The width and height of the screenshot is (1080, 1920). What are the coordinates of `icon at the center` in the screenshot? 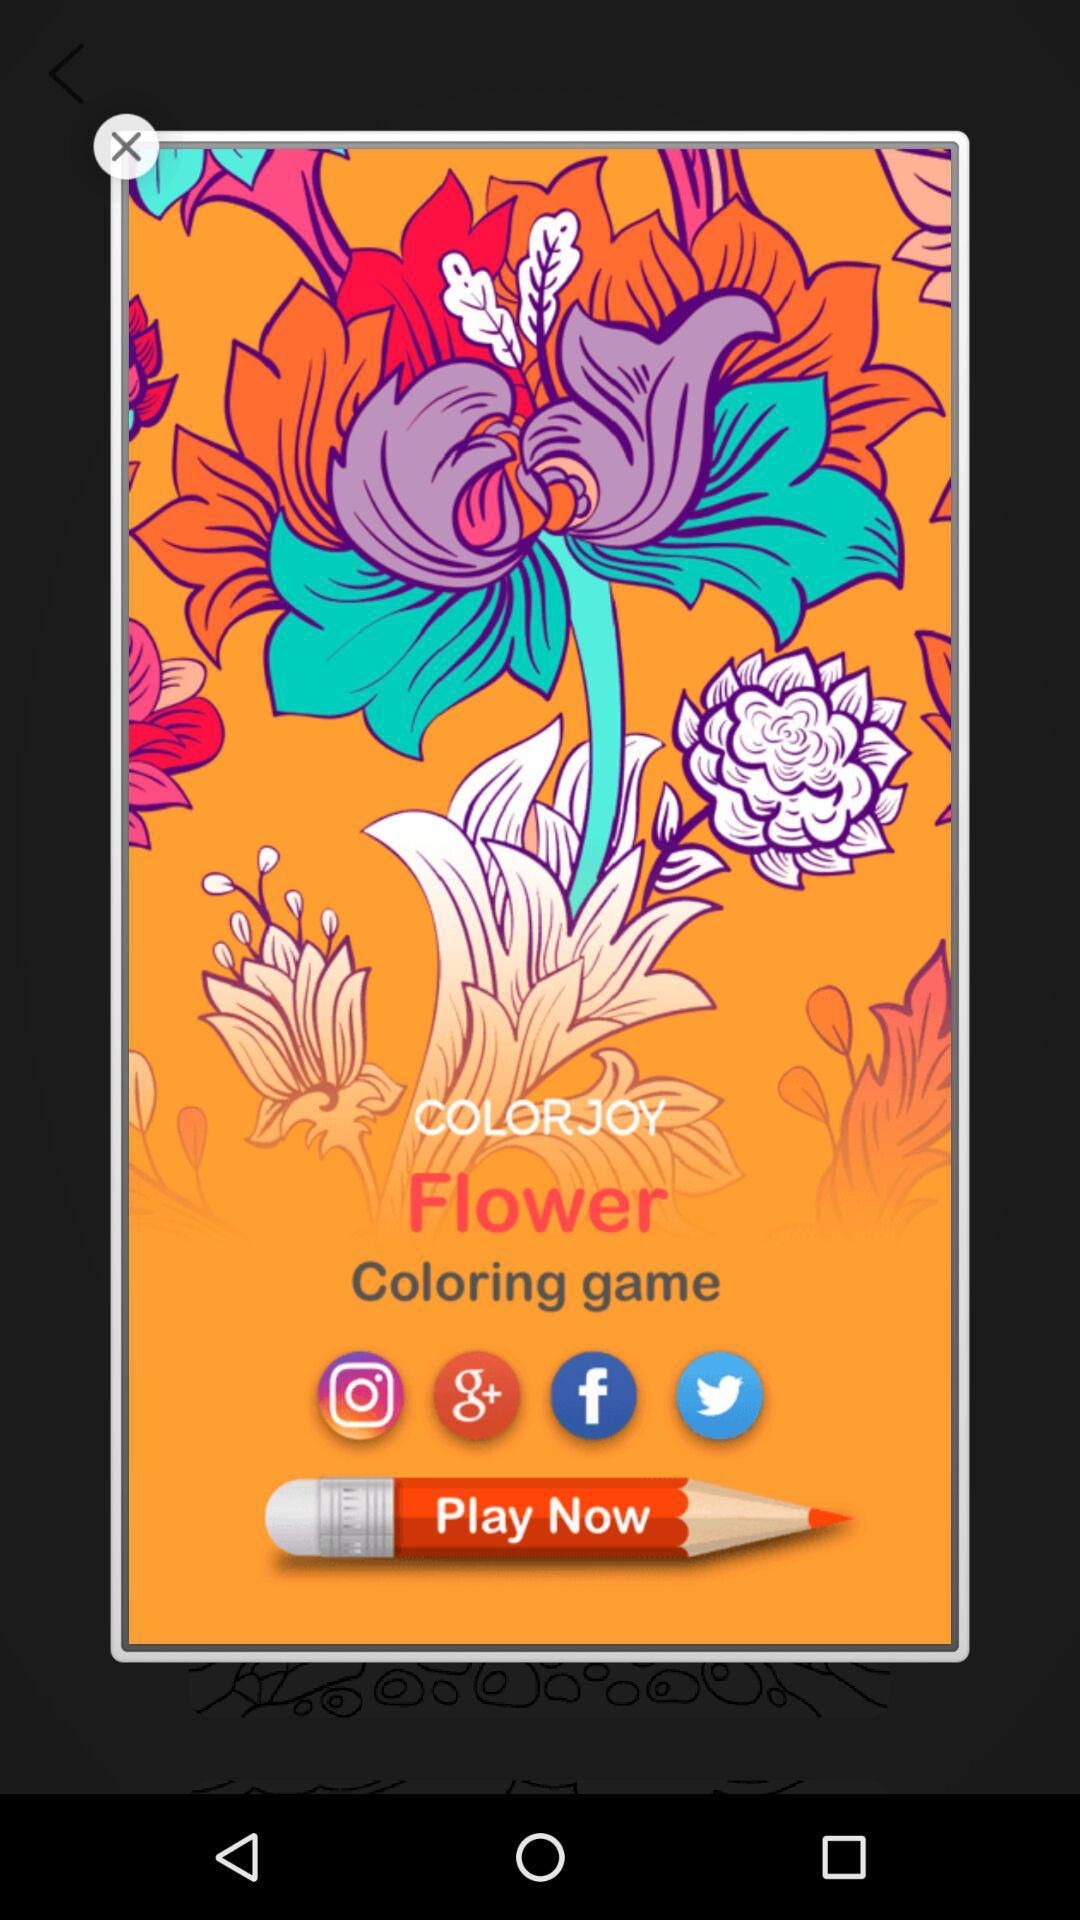 It's located at (540, 895).